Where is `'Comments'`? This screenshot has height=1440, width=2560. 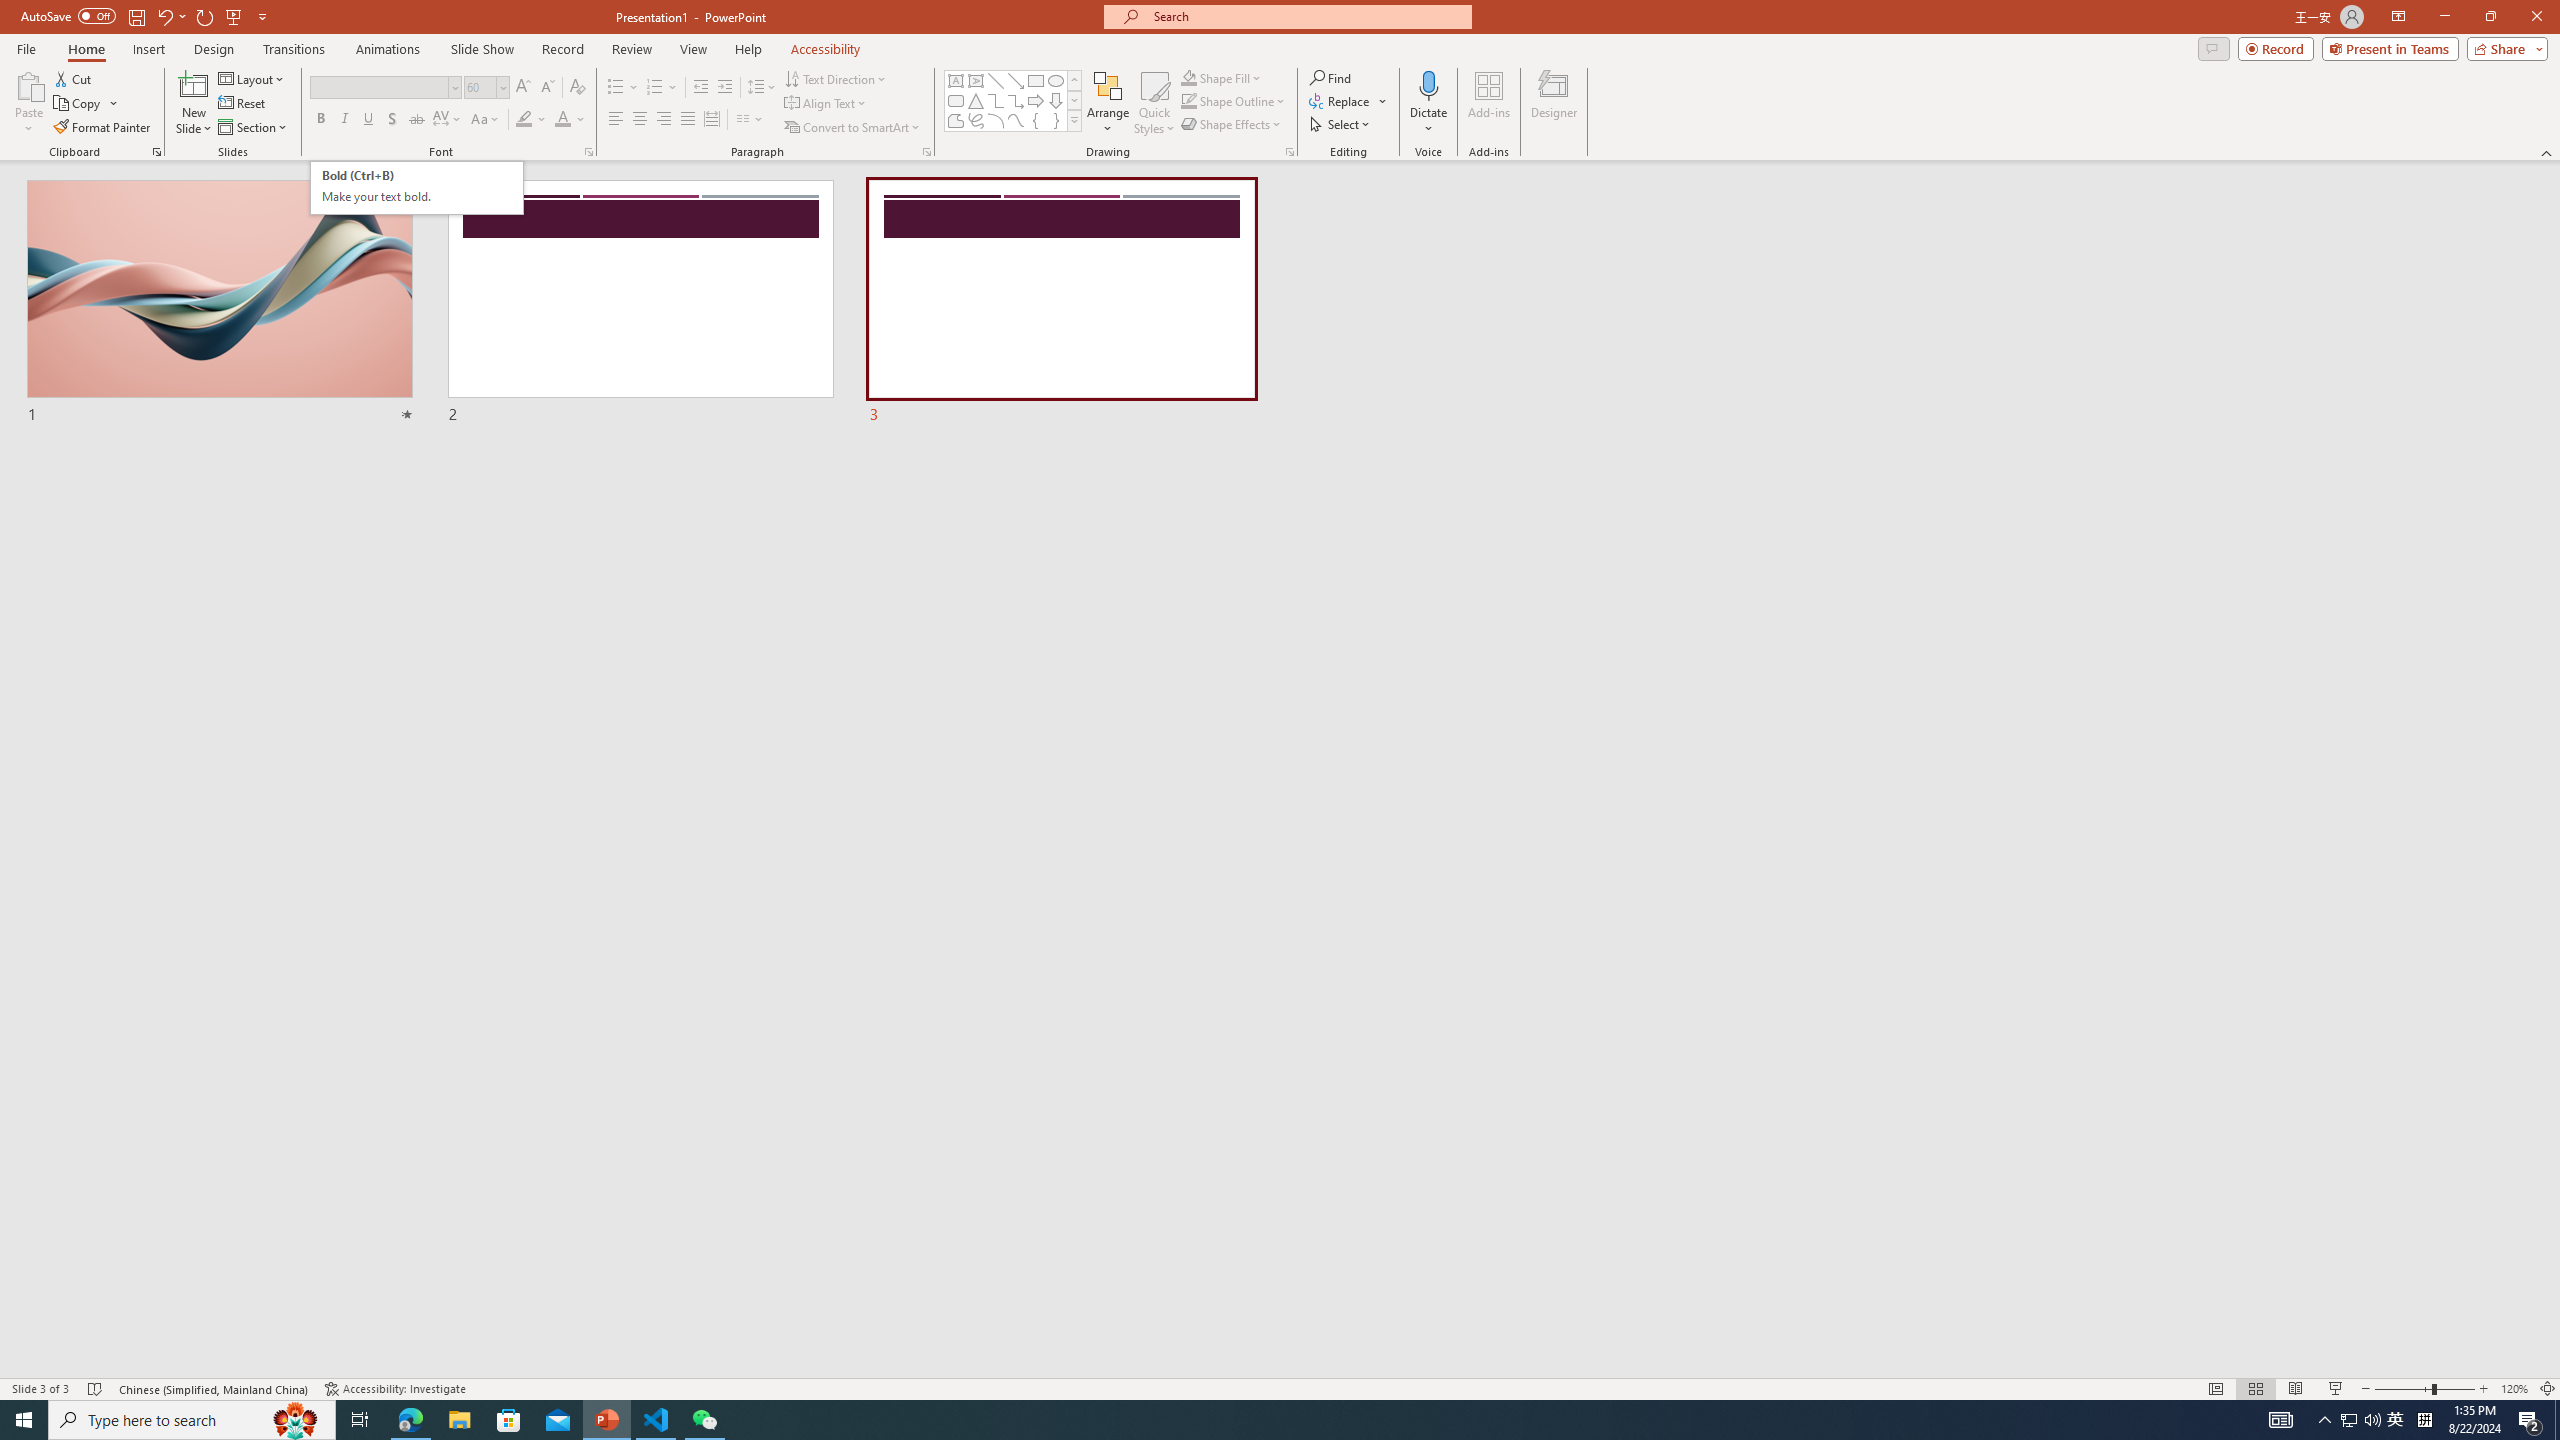
'Comments' is located at coordinates (2213, 47).